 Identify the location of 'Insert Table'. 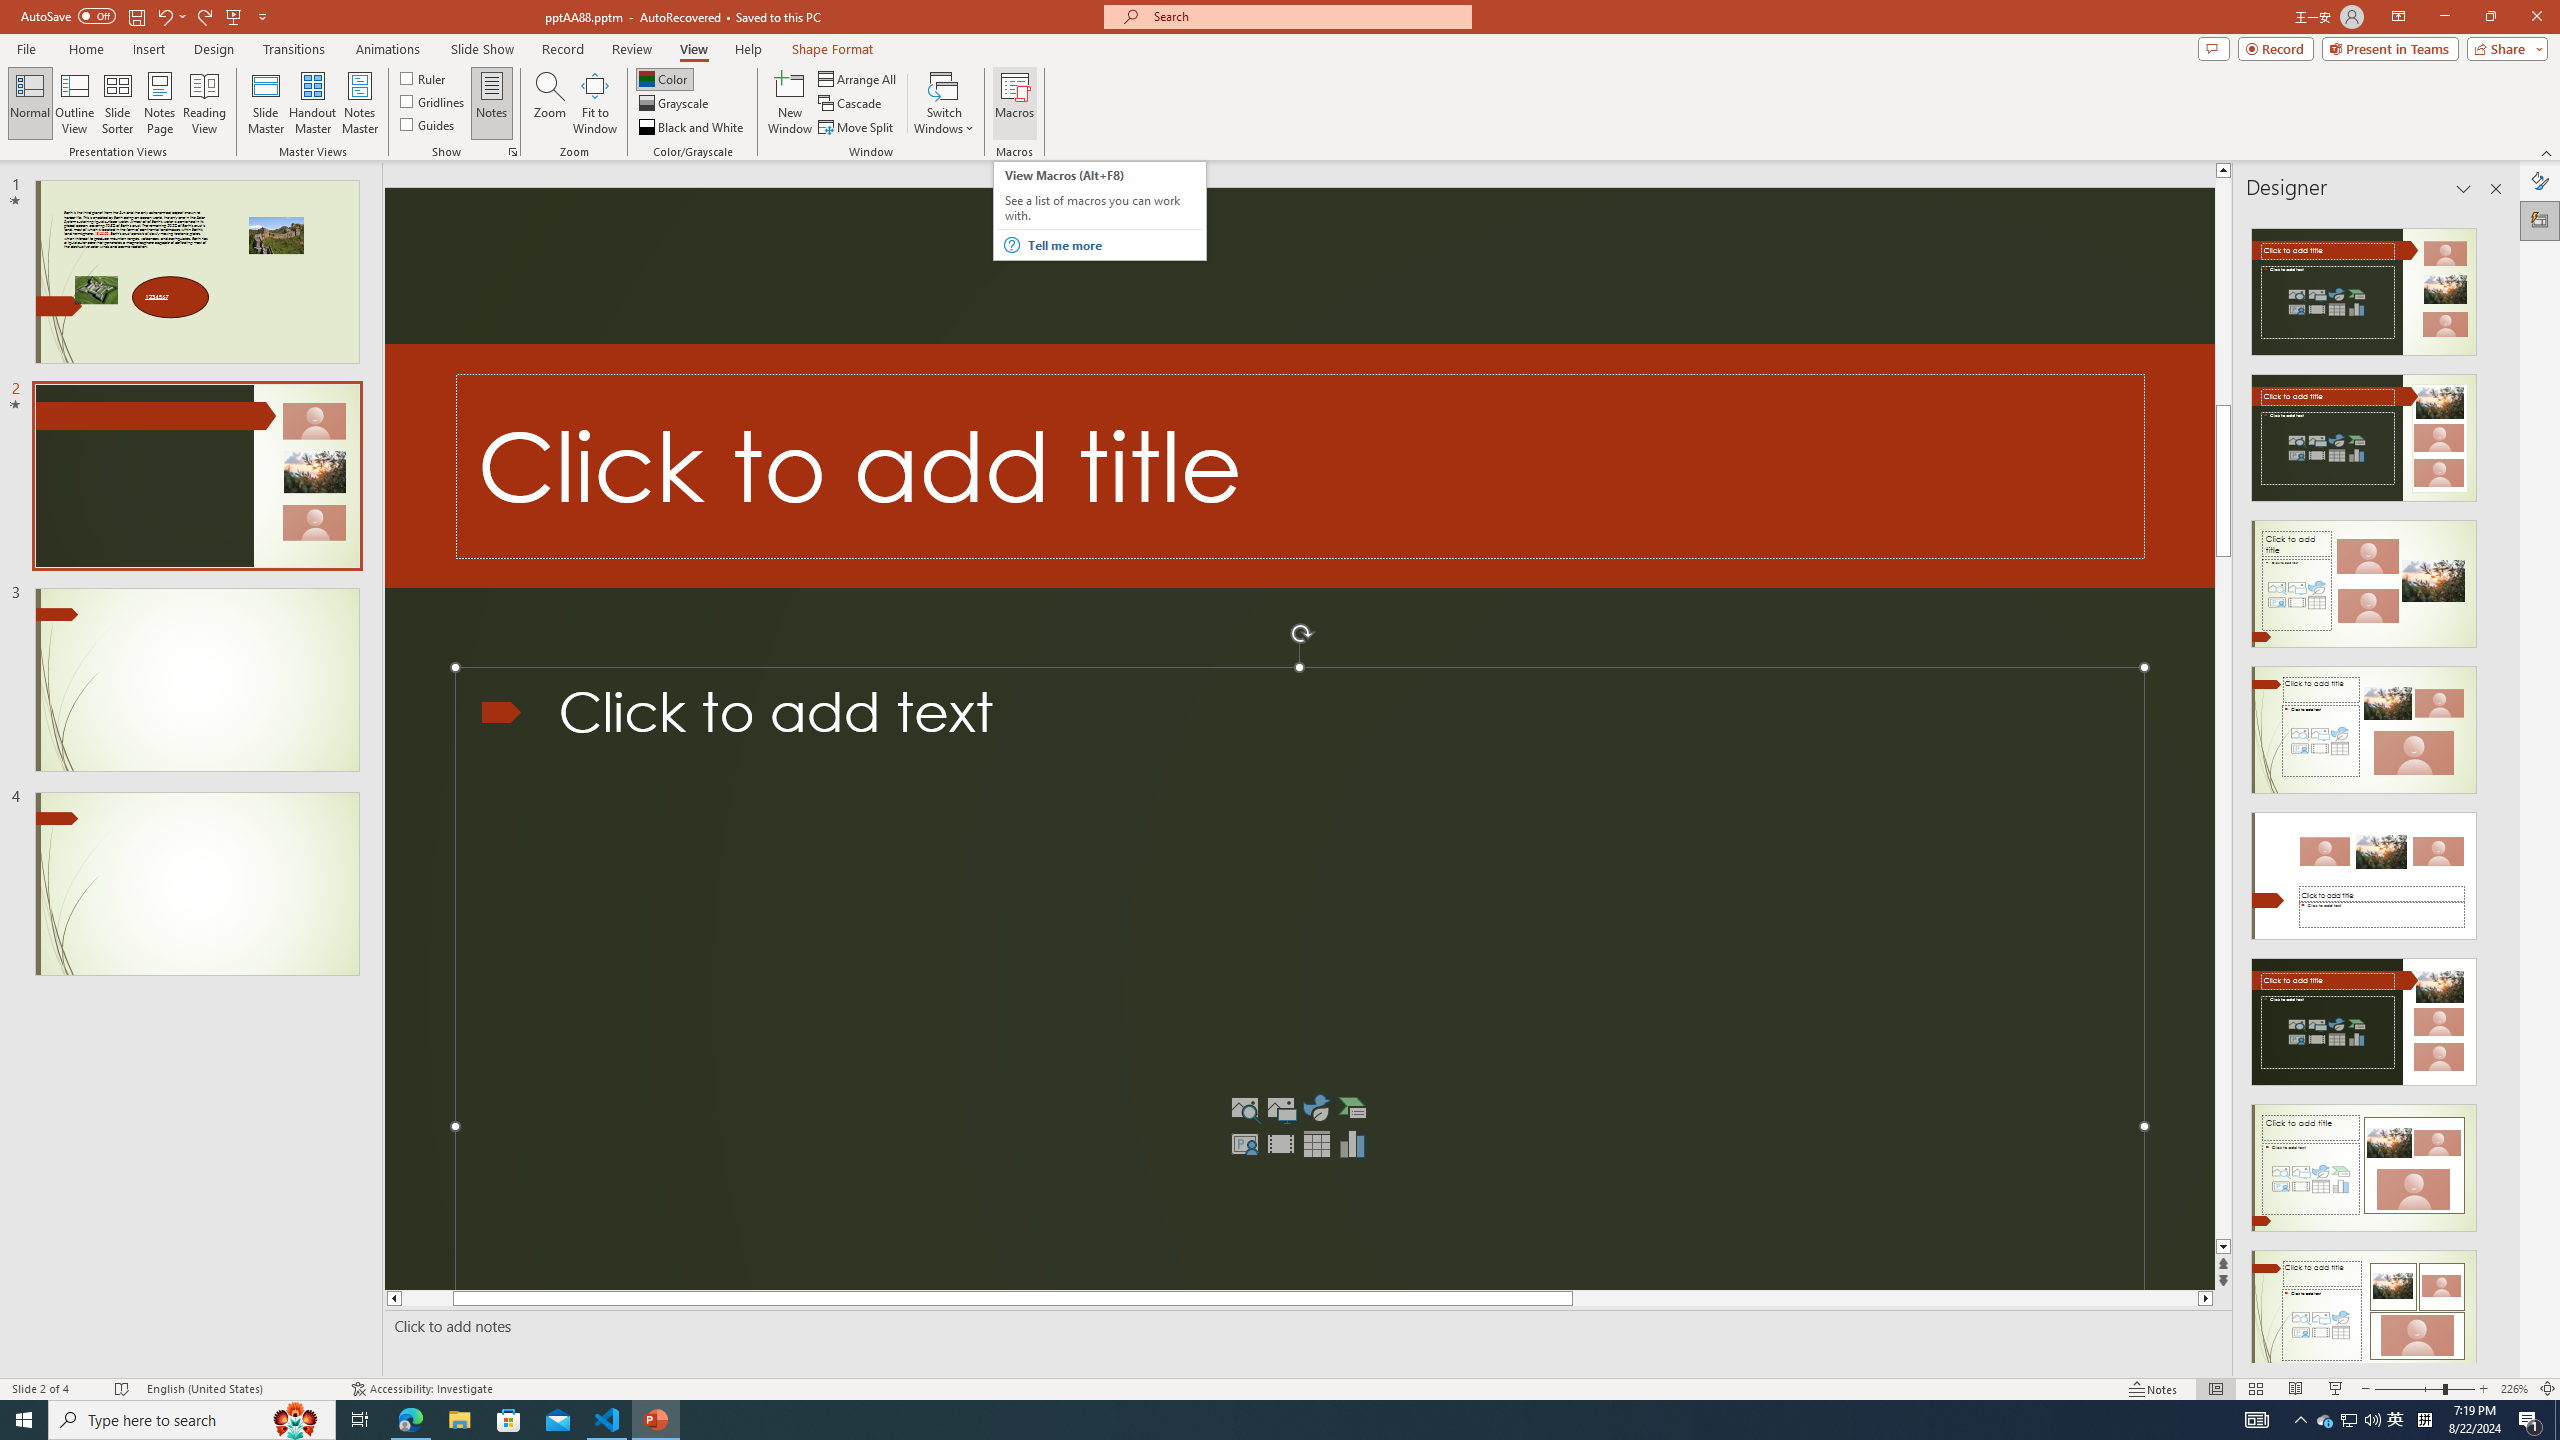
(1316, 1144).